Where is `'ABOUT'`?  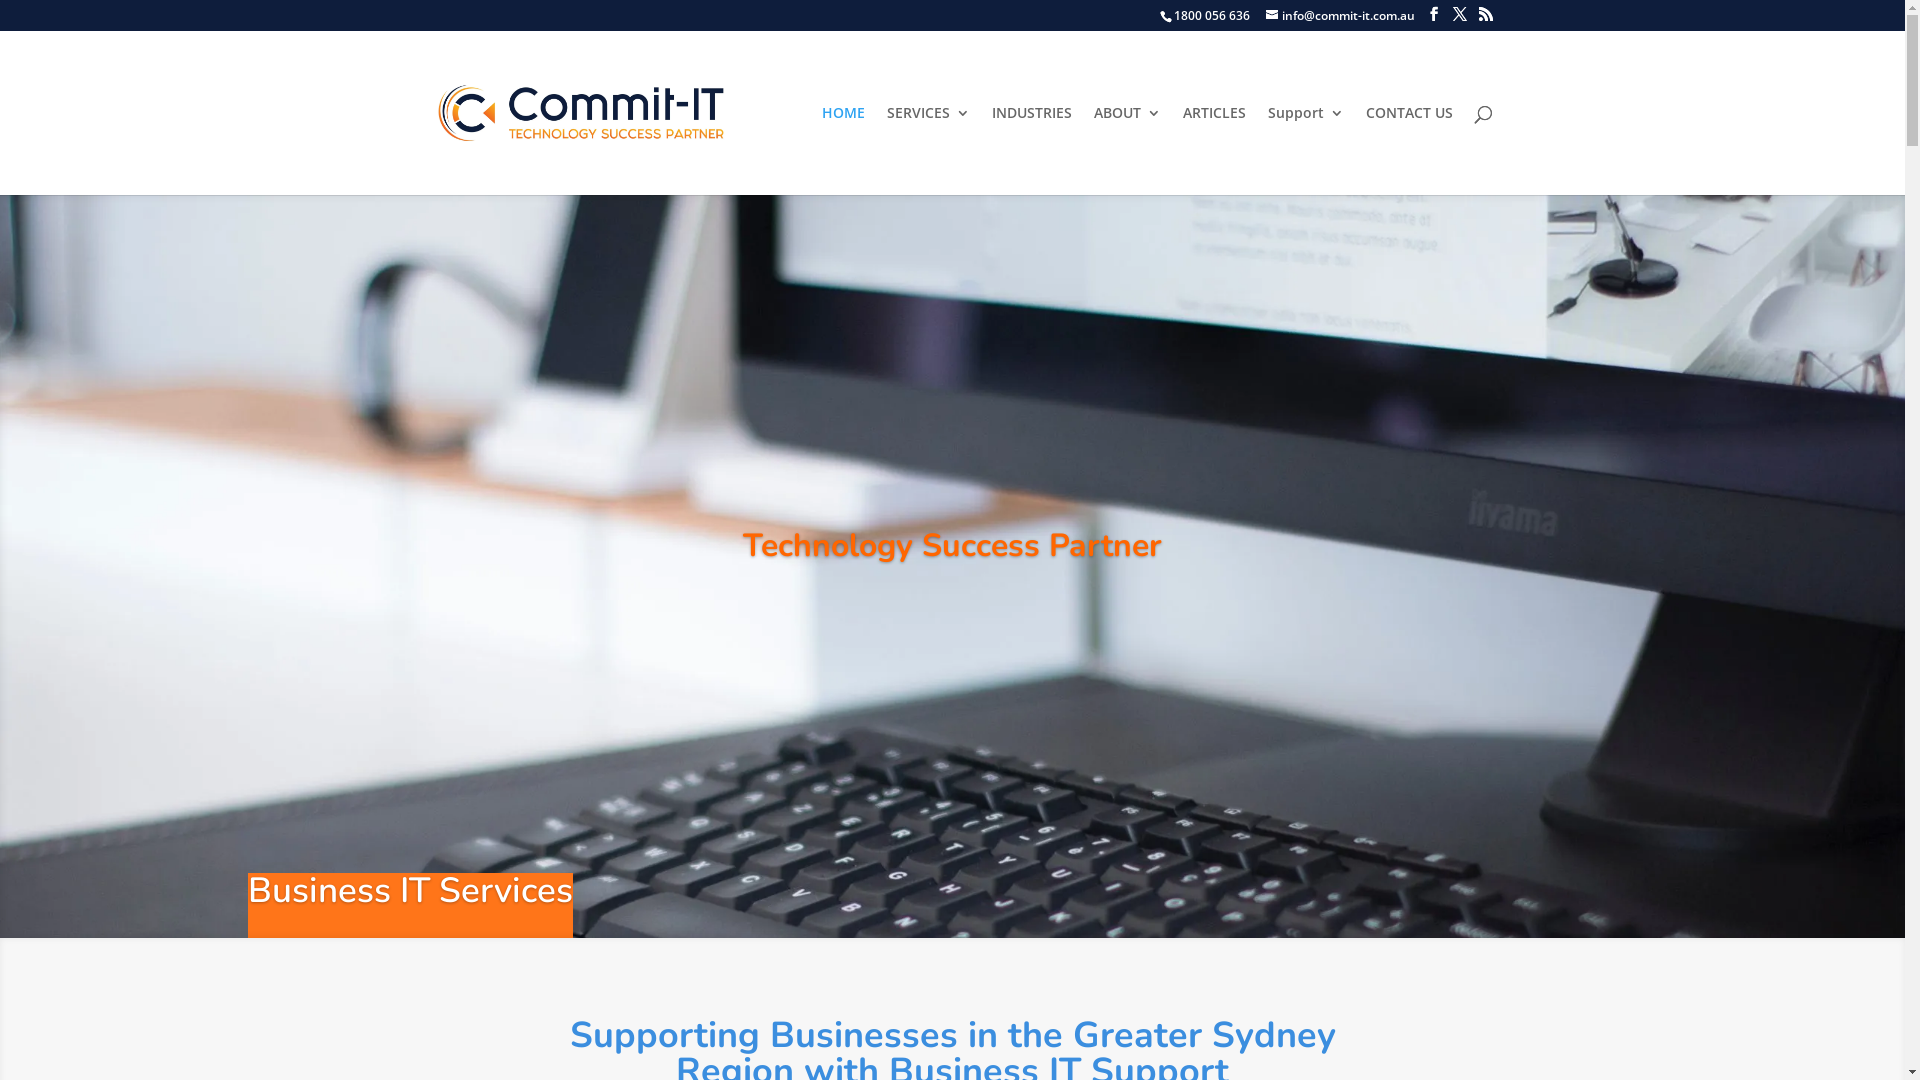 'ABOUT' is located at coordinates (1127, 149).